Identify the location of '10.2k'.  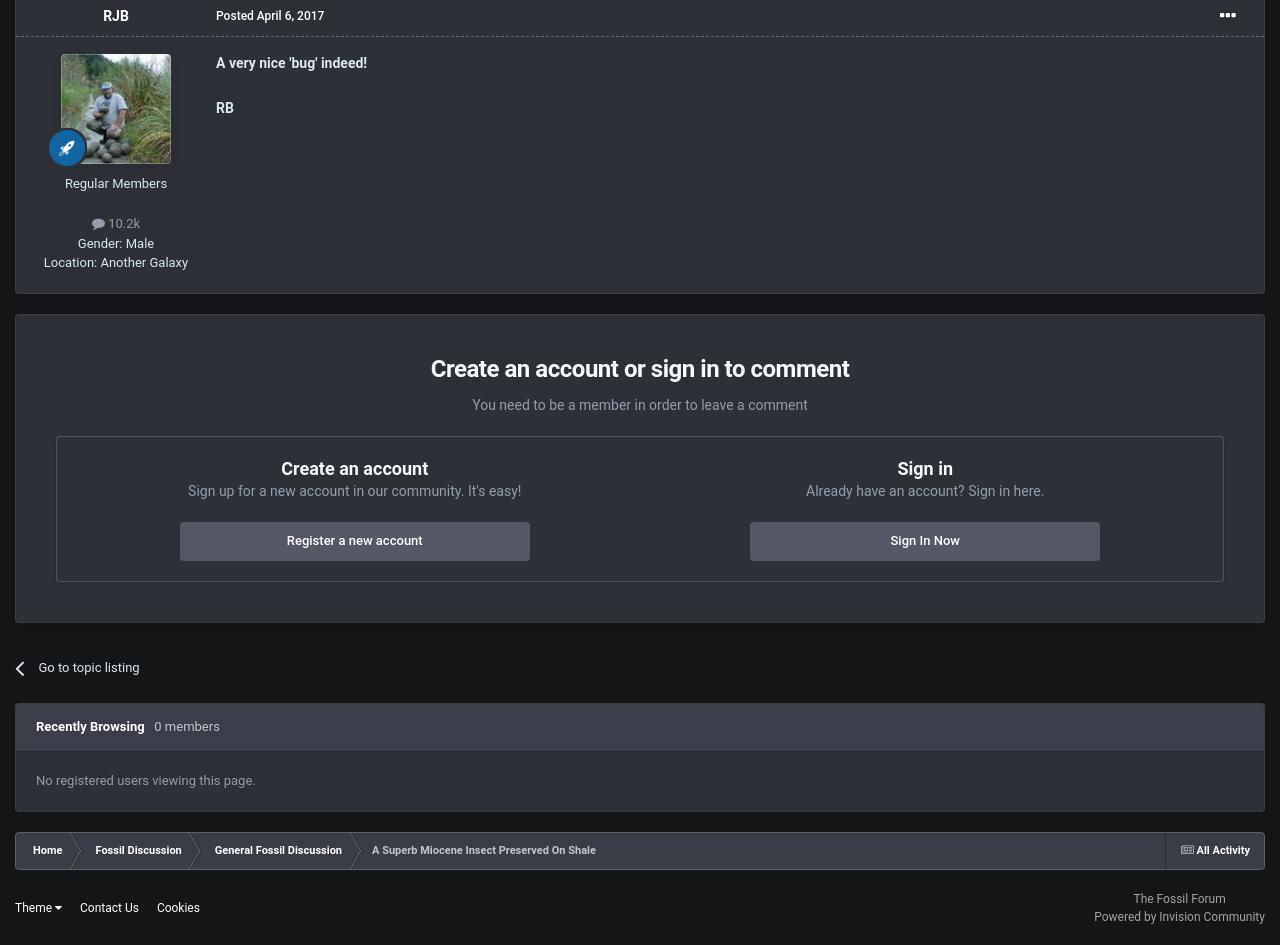
(120, 221).